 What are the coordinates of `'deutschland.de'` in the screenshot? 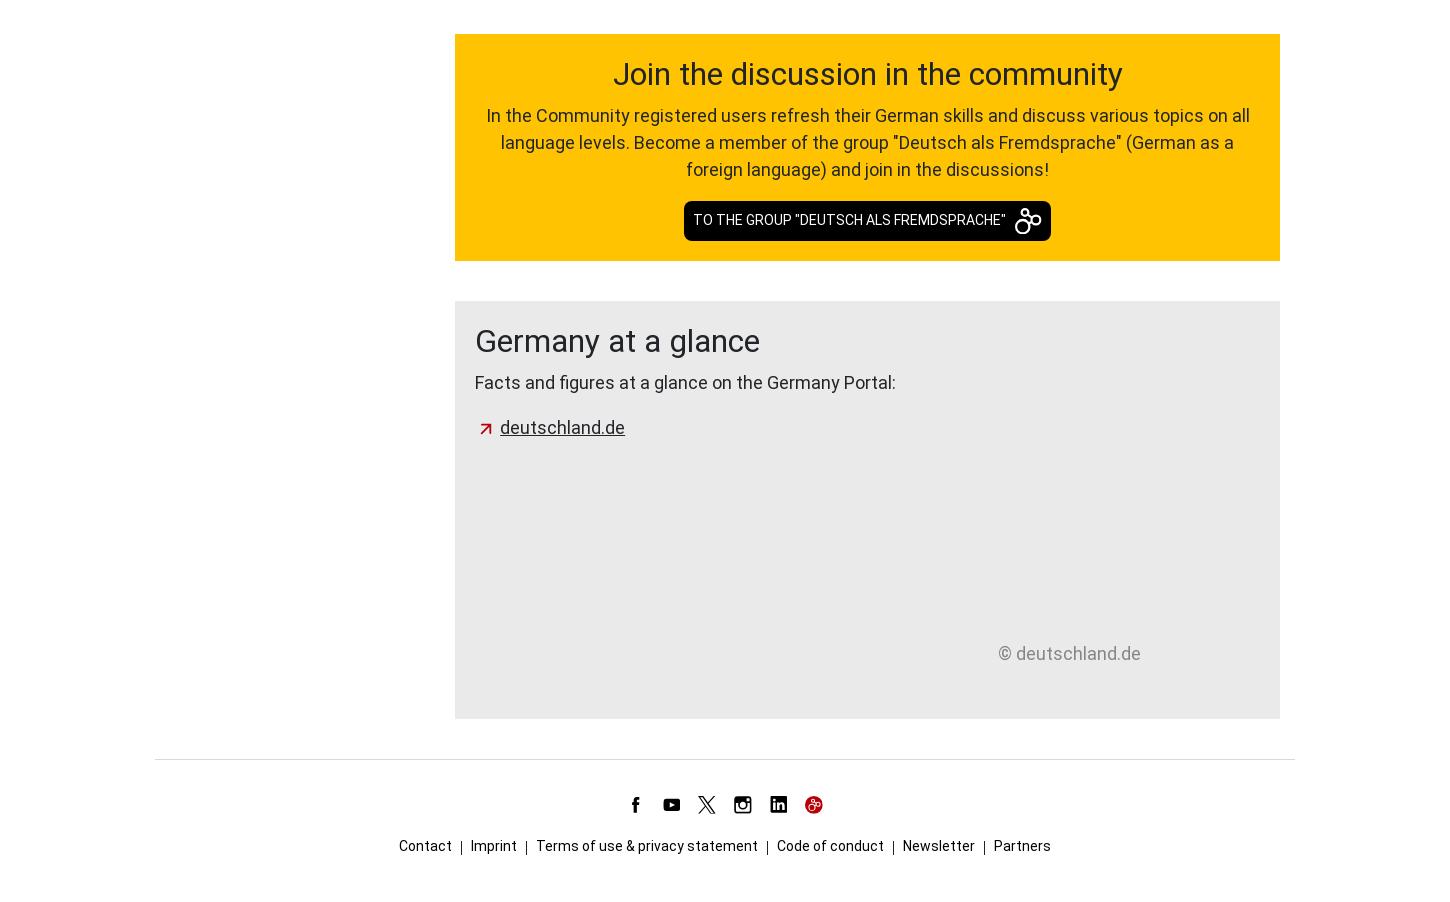 It's located at (562, 427).